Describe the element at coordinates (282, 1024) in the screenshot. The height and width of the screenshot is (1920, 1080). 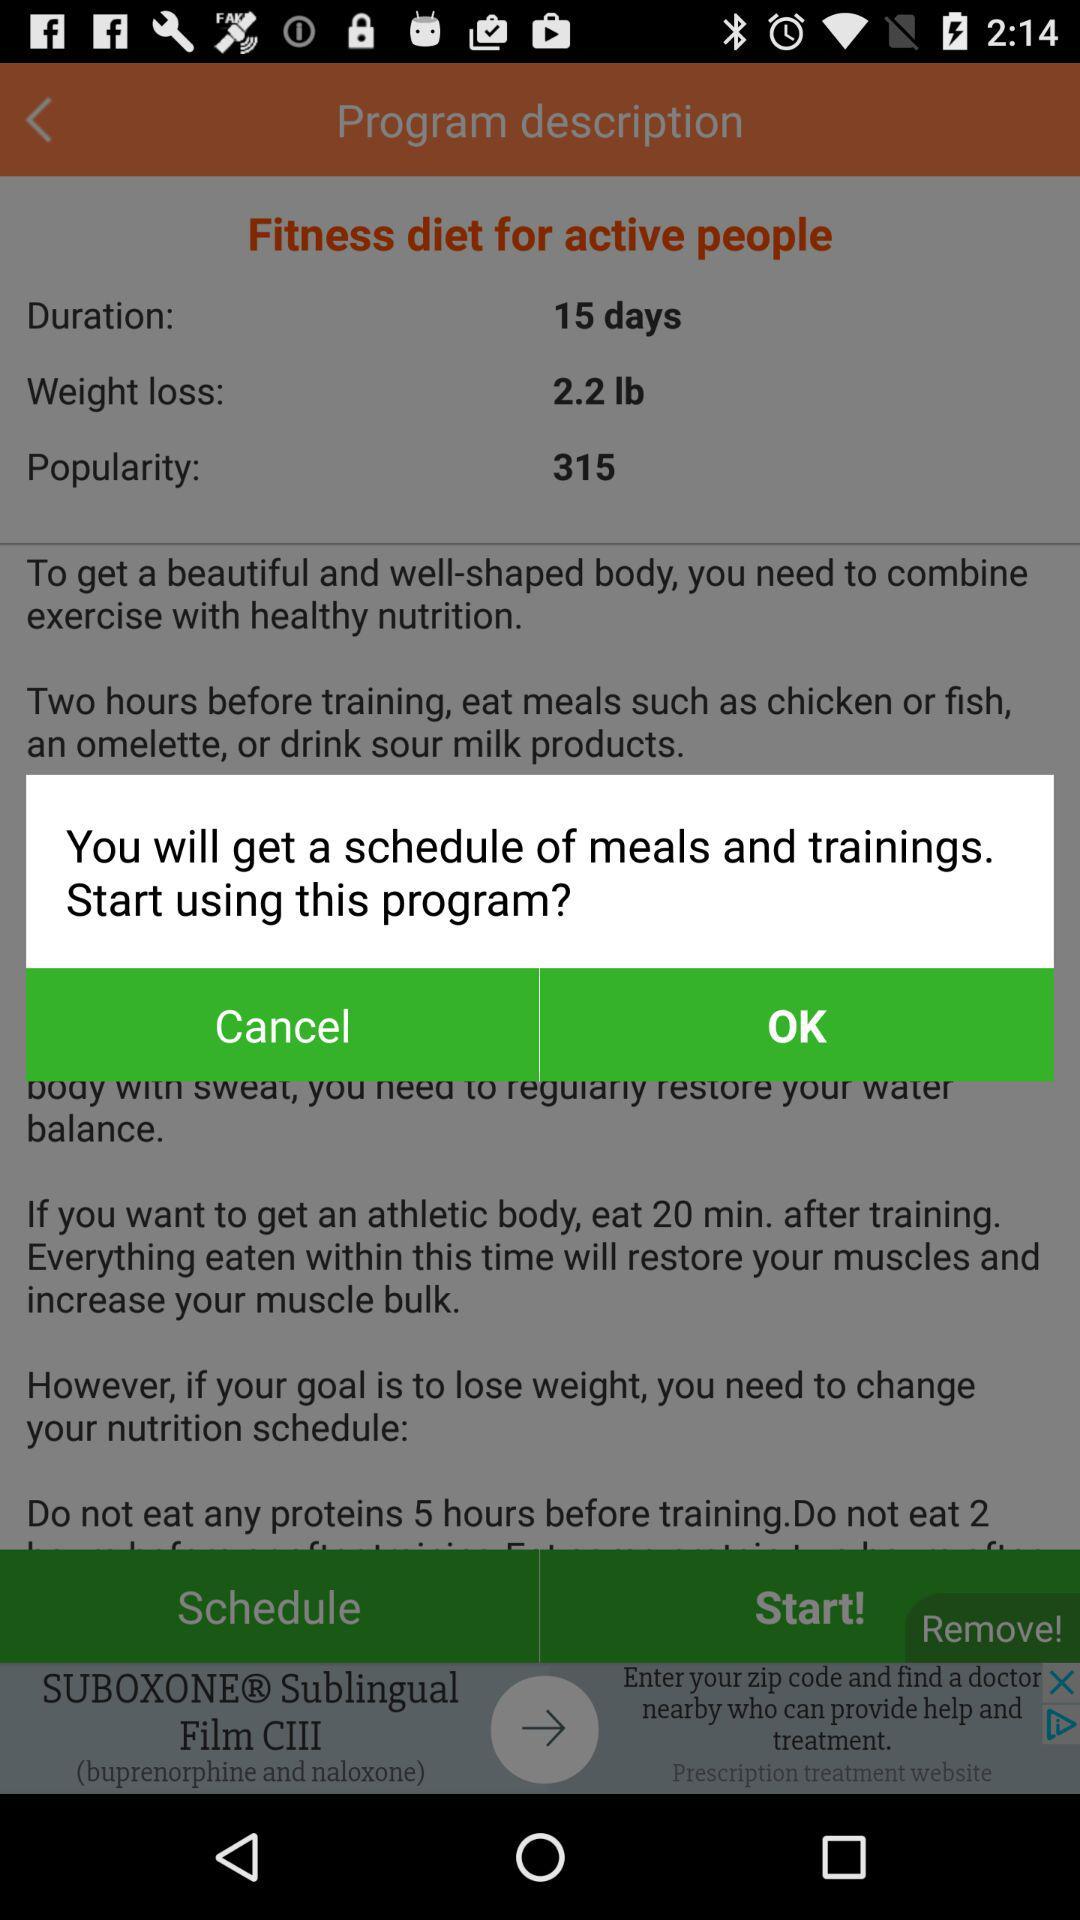
I see `cancel icon` at that location.